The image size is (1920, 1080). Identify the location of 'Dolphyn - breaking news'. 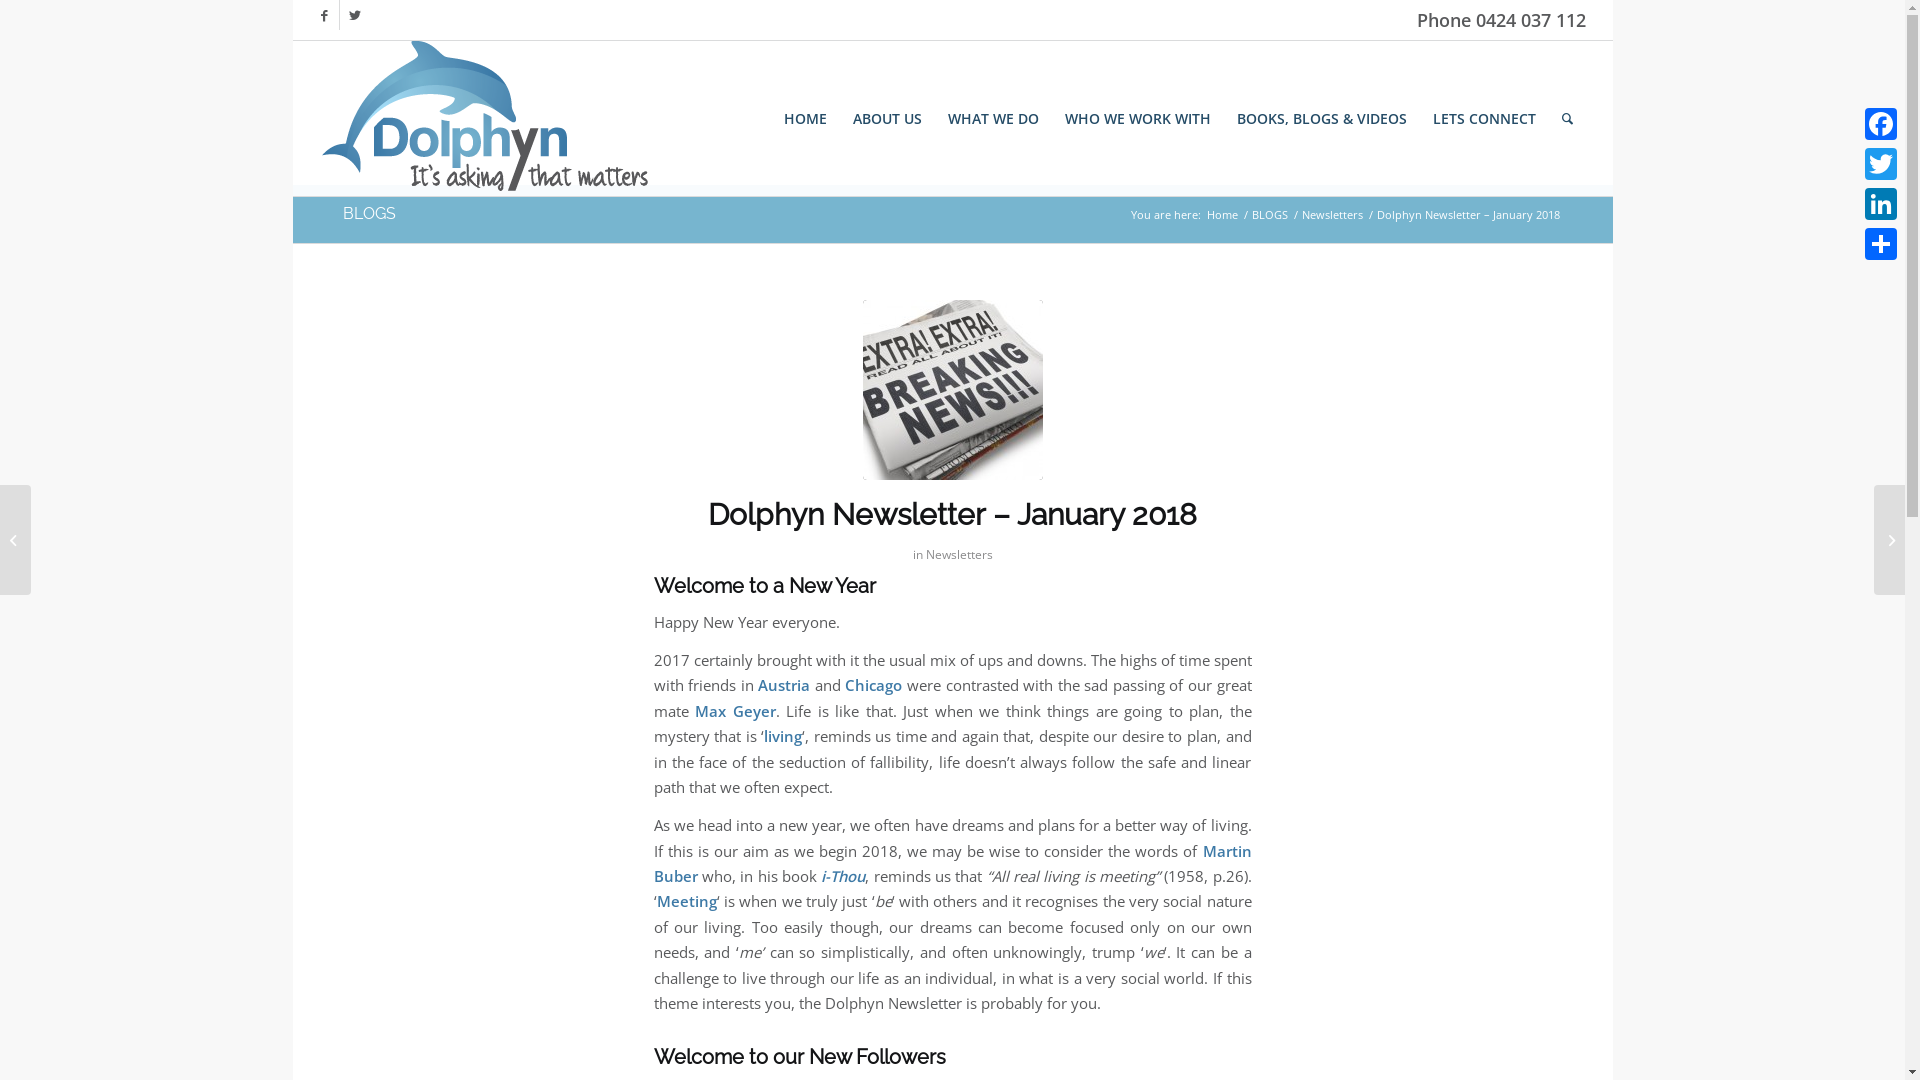
(950, 389).